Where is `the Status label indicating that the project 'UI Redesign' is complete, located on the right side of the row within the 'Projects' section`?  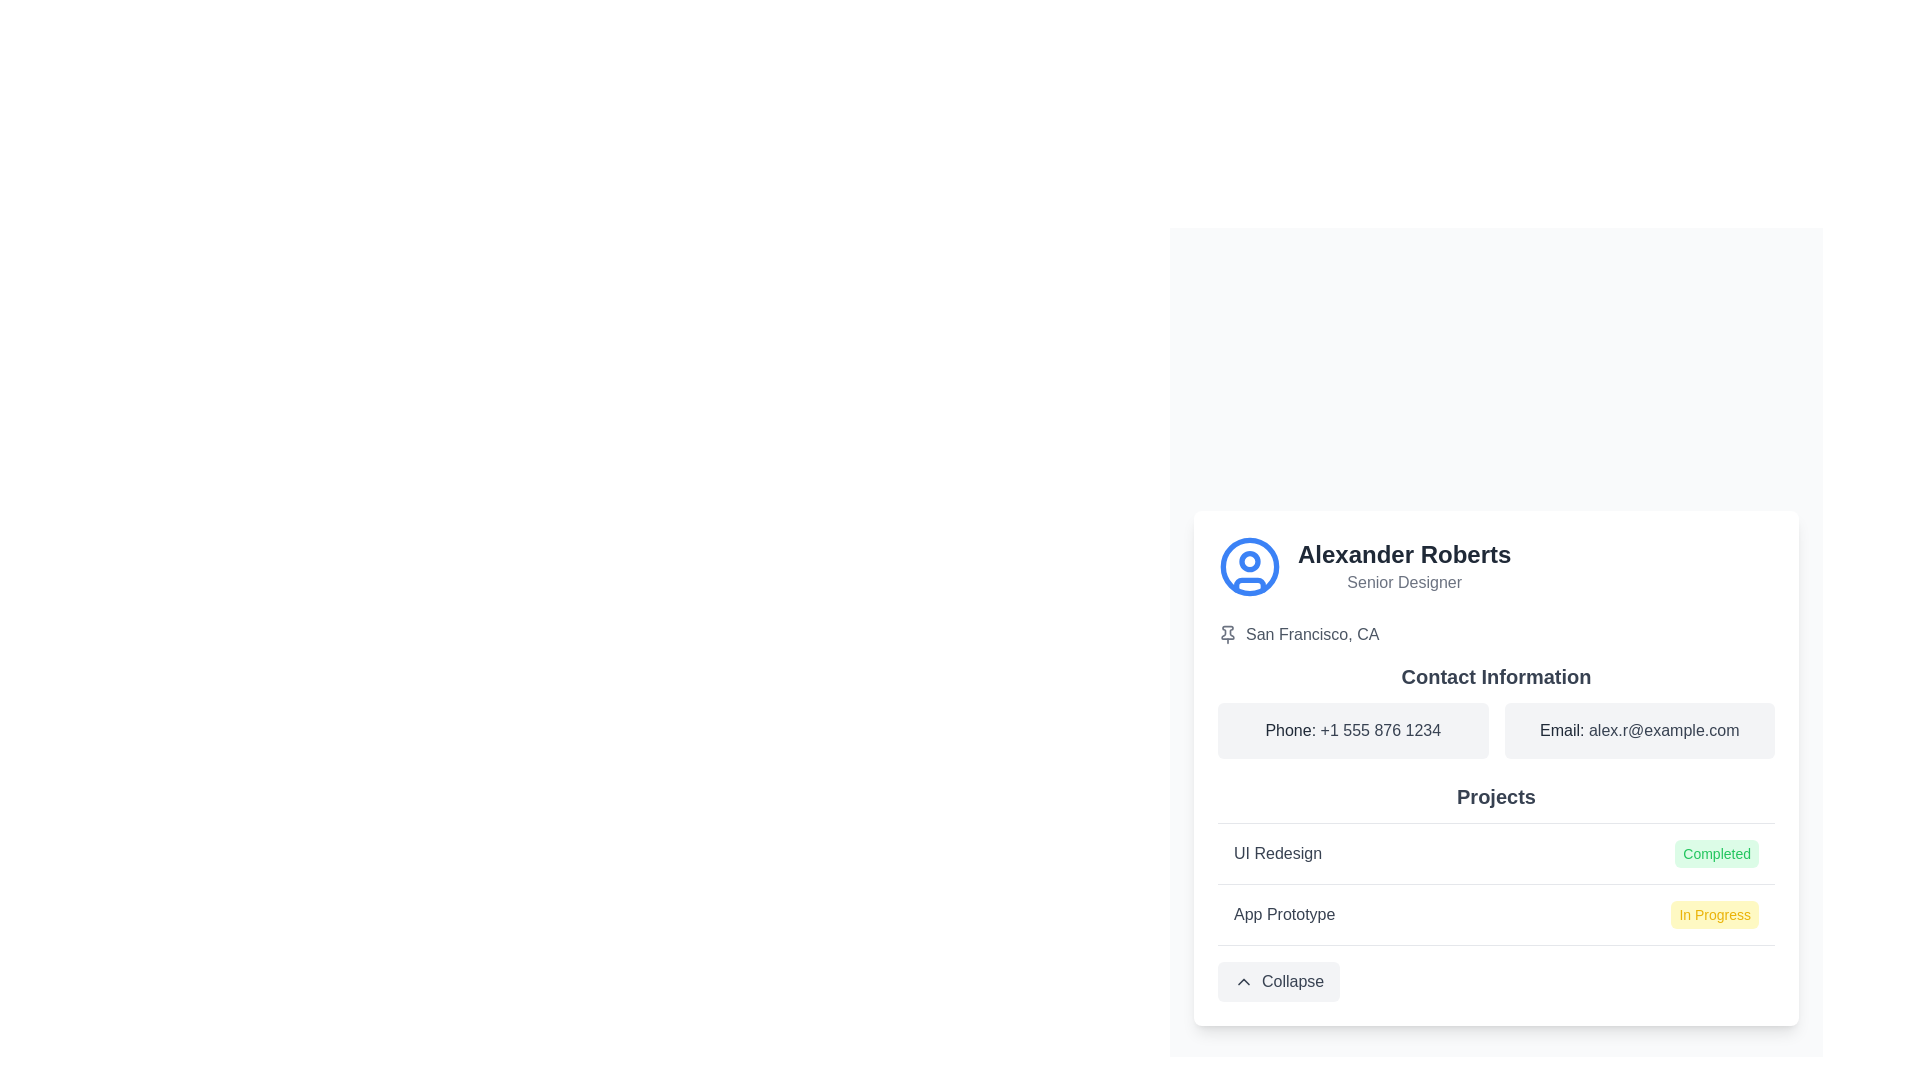
the Status label indicating that the project 'UI Redesign' is complete, located on the right side of the row within the 'Projects' section is located at coordinates (1716, 853).